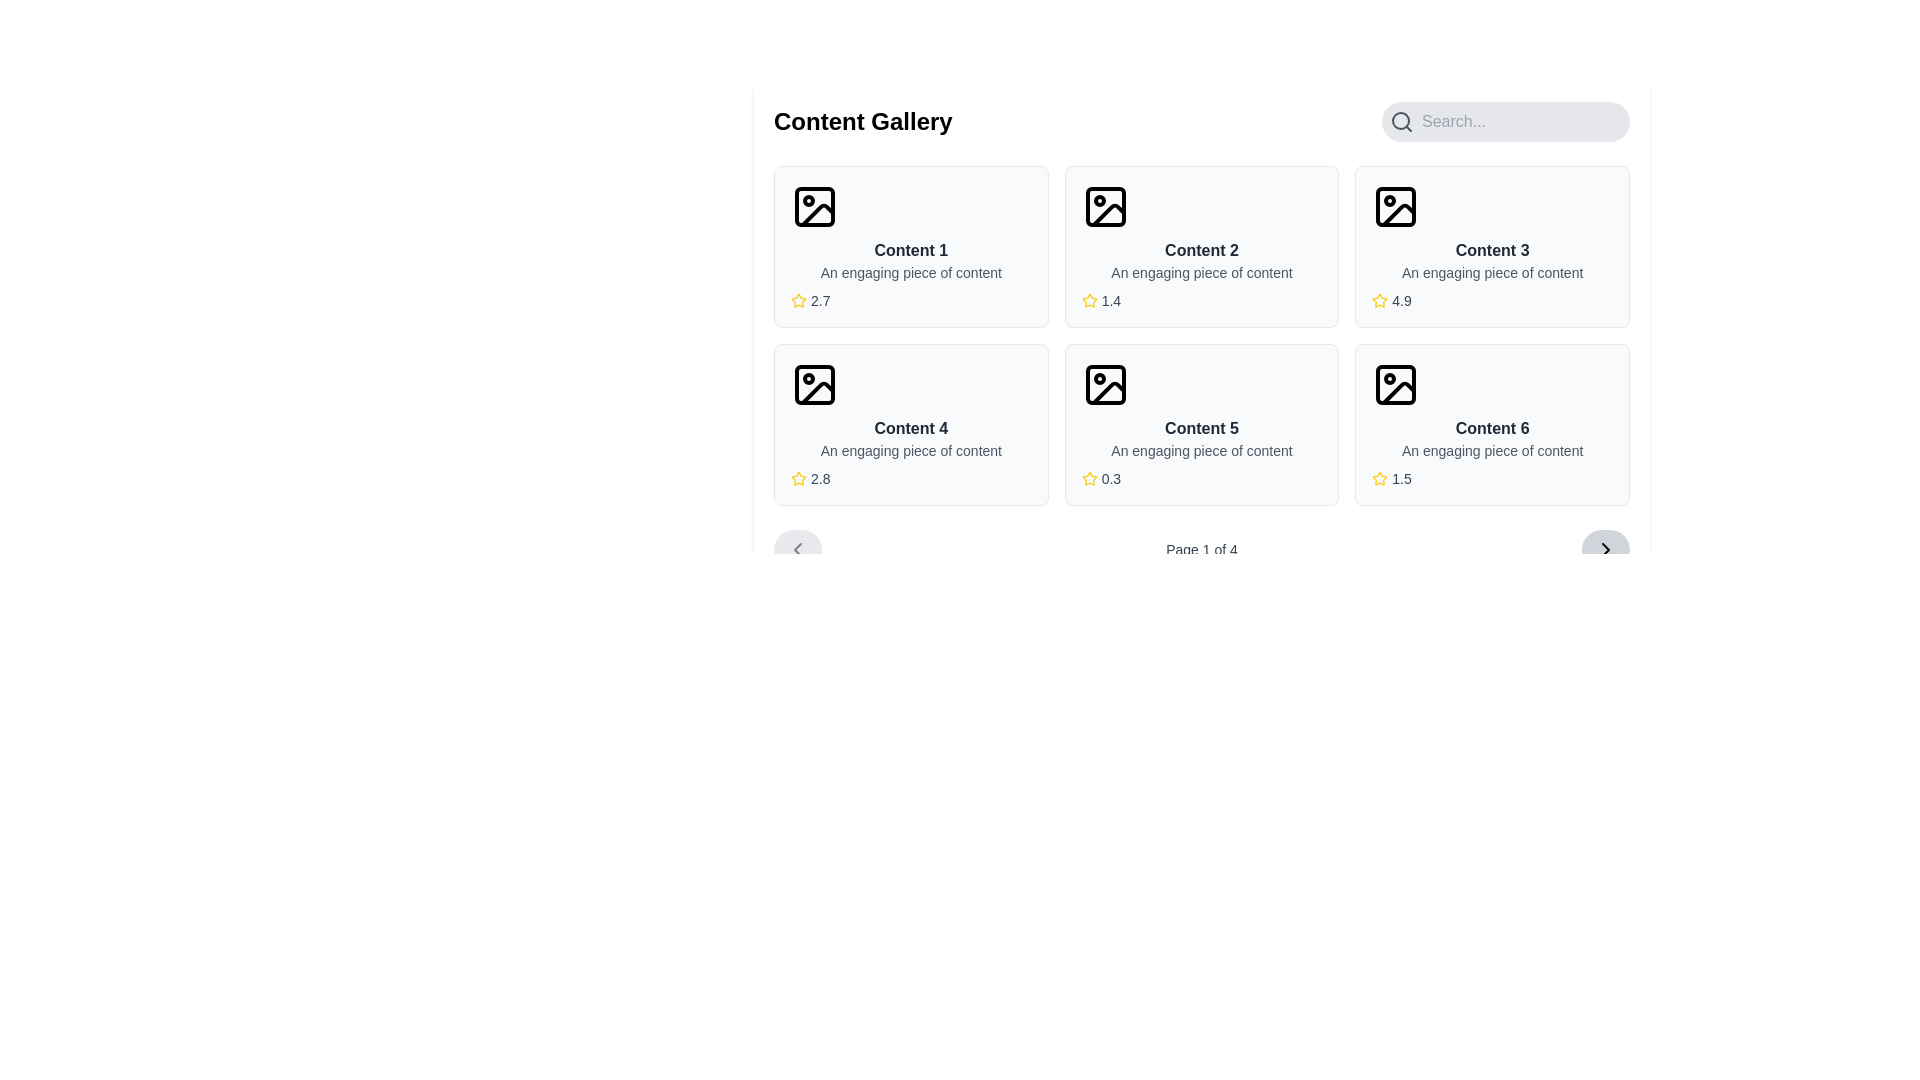  What do you see at coordinates (1104, 385) in the screenshot?
I see `the image placeholder icon located at the top-left corner of the 'Content 5' card in the second row, third column of the content grid` at bounding box center [1104, 385].